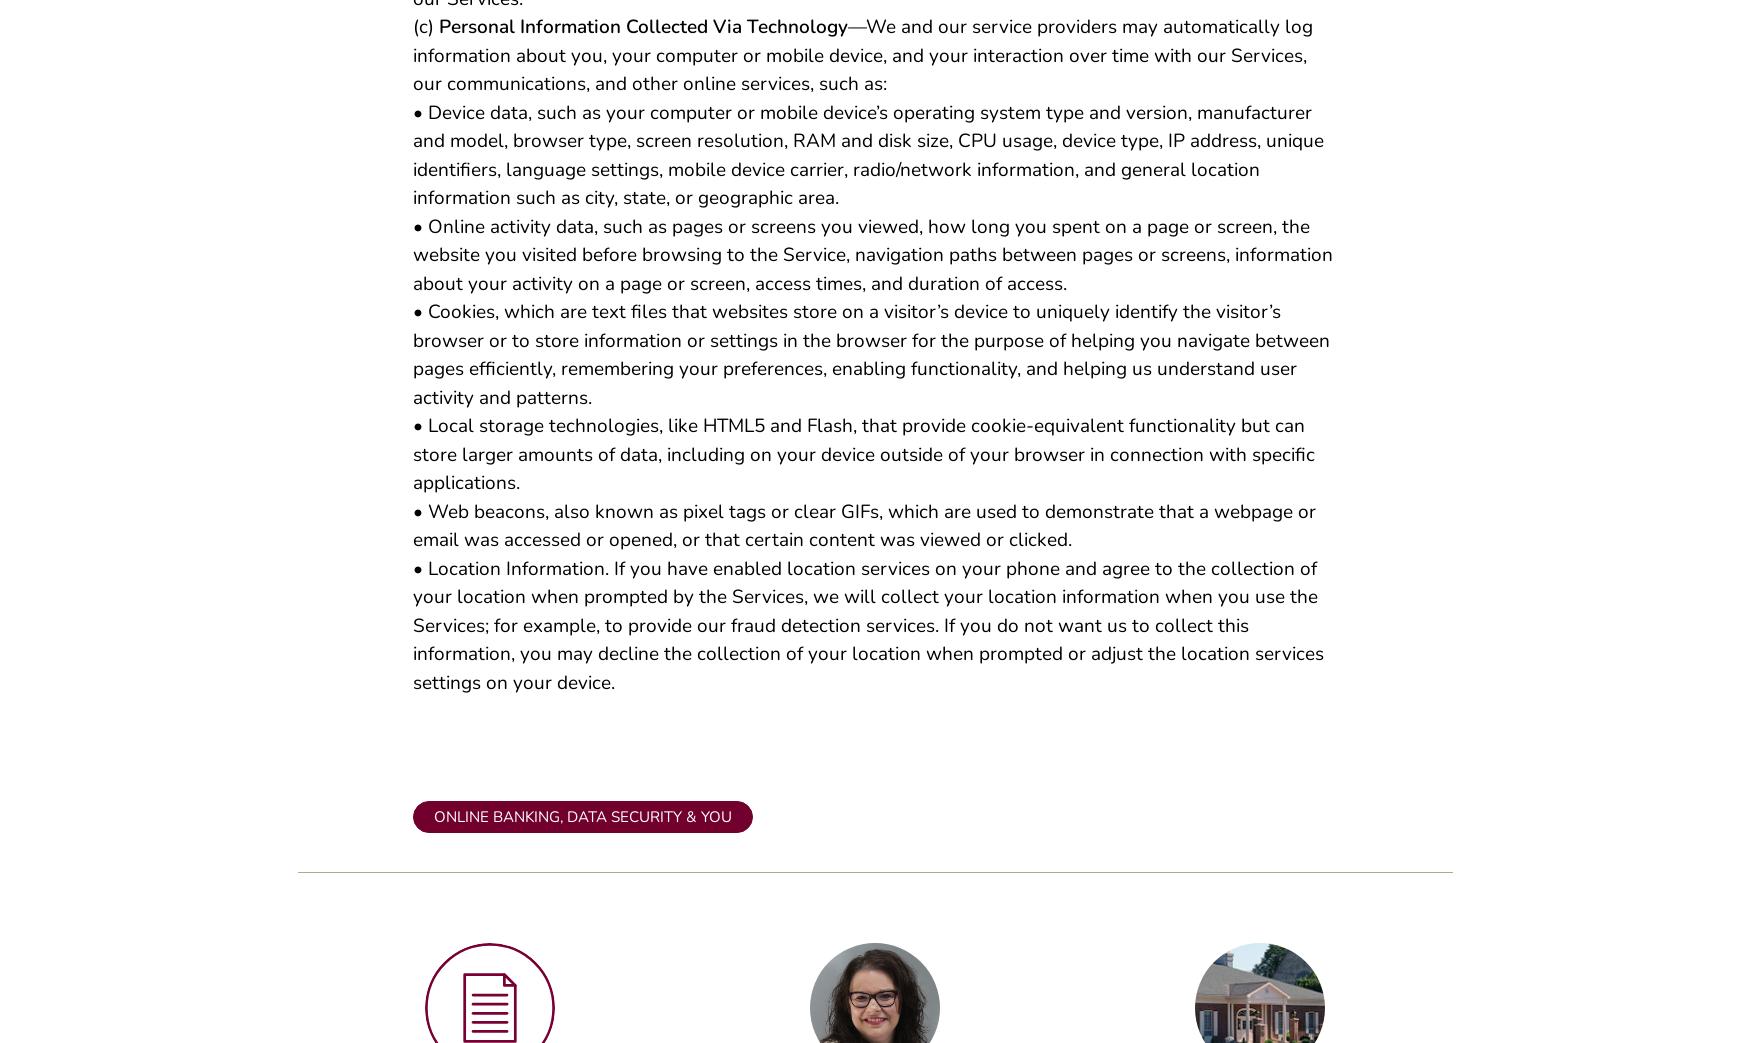  What do you see at coordinates (870, 361) in the screenshot?
I see `'• Cookies, which are text files that websites store on a visitor’s device to uniquely identify the visitor’s browser or to store information or settings in the browser for the purpose of helping you navigate between pages efficiently, remembering your preferences, enabling functionality, and helping us understand user activity and patterns.'` at bounding box center [870, 361].